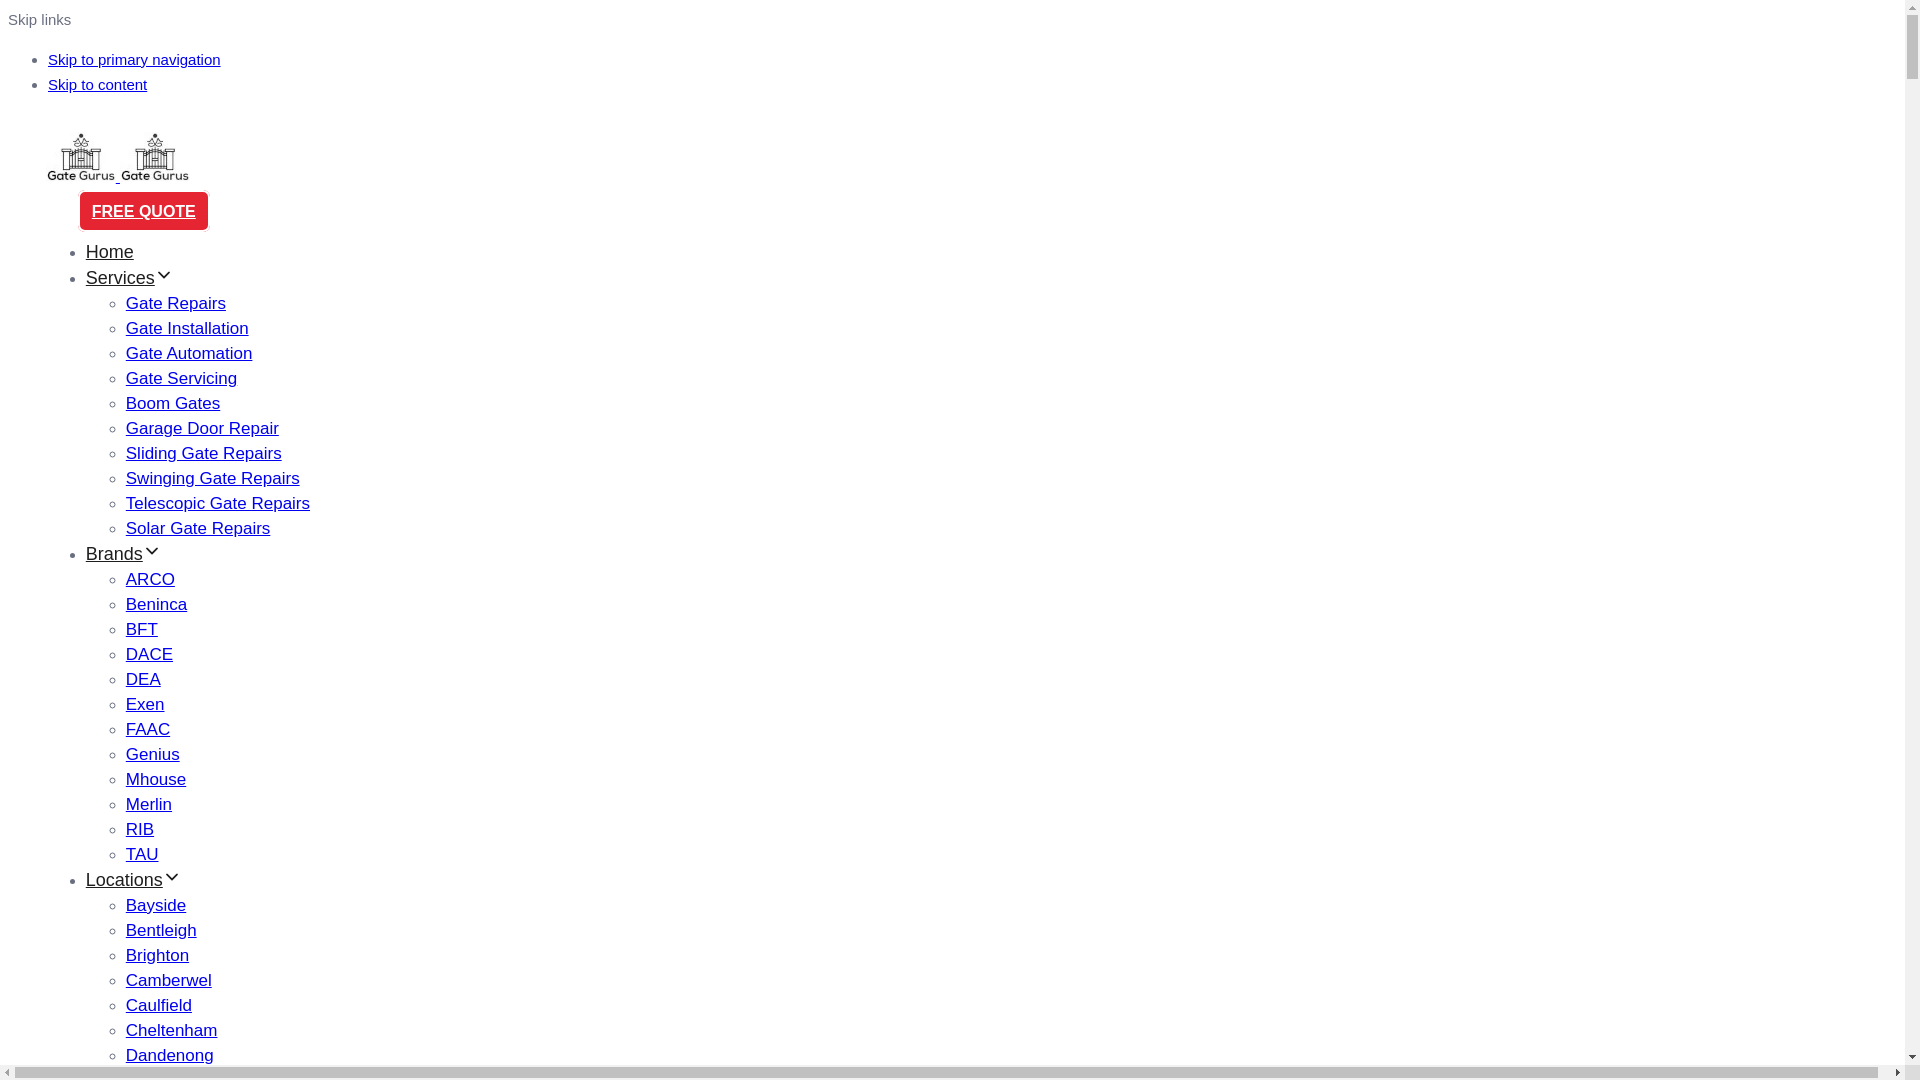 Image resolution: width=1920 pixels, height=1080 pixels. What do you see at coordinates (182, 378) in the screenshot?
I see `'Gate Servicing'` at bounding box center [182, 378].